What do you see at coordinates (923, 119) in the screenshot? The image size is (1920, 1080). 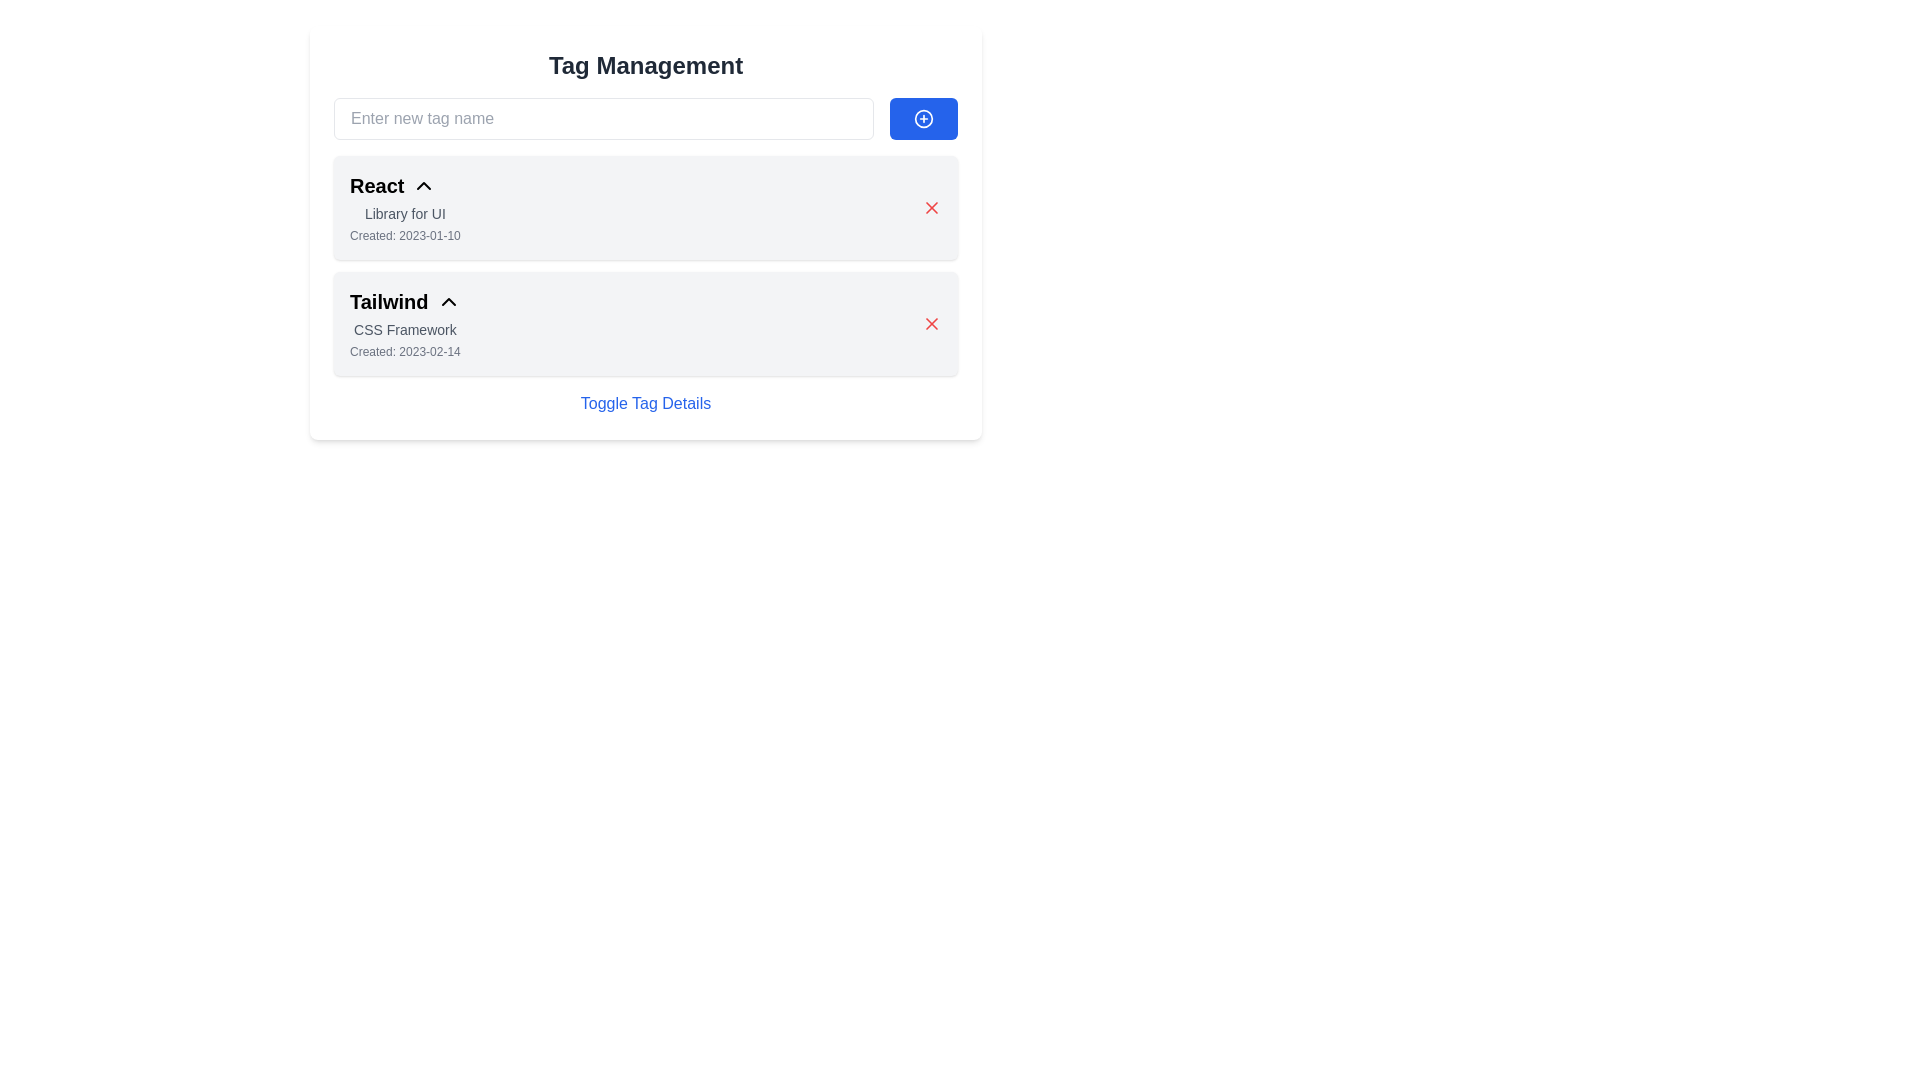 I see `the button located to the immediate right of the text input field labeled 'Enter new tag name' in the 'Tag Management' section to observe visual feedback` at bounding box center [923, 119].